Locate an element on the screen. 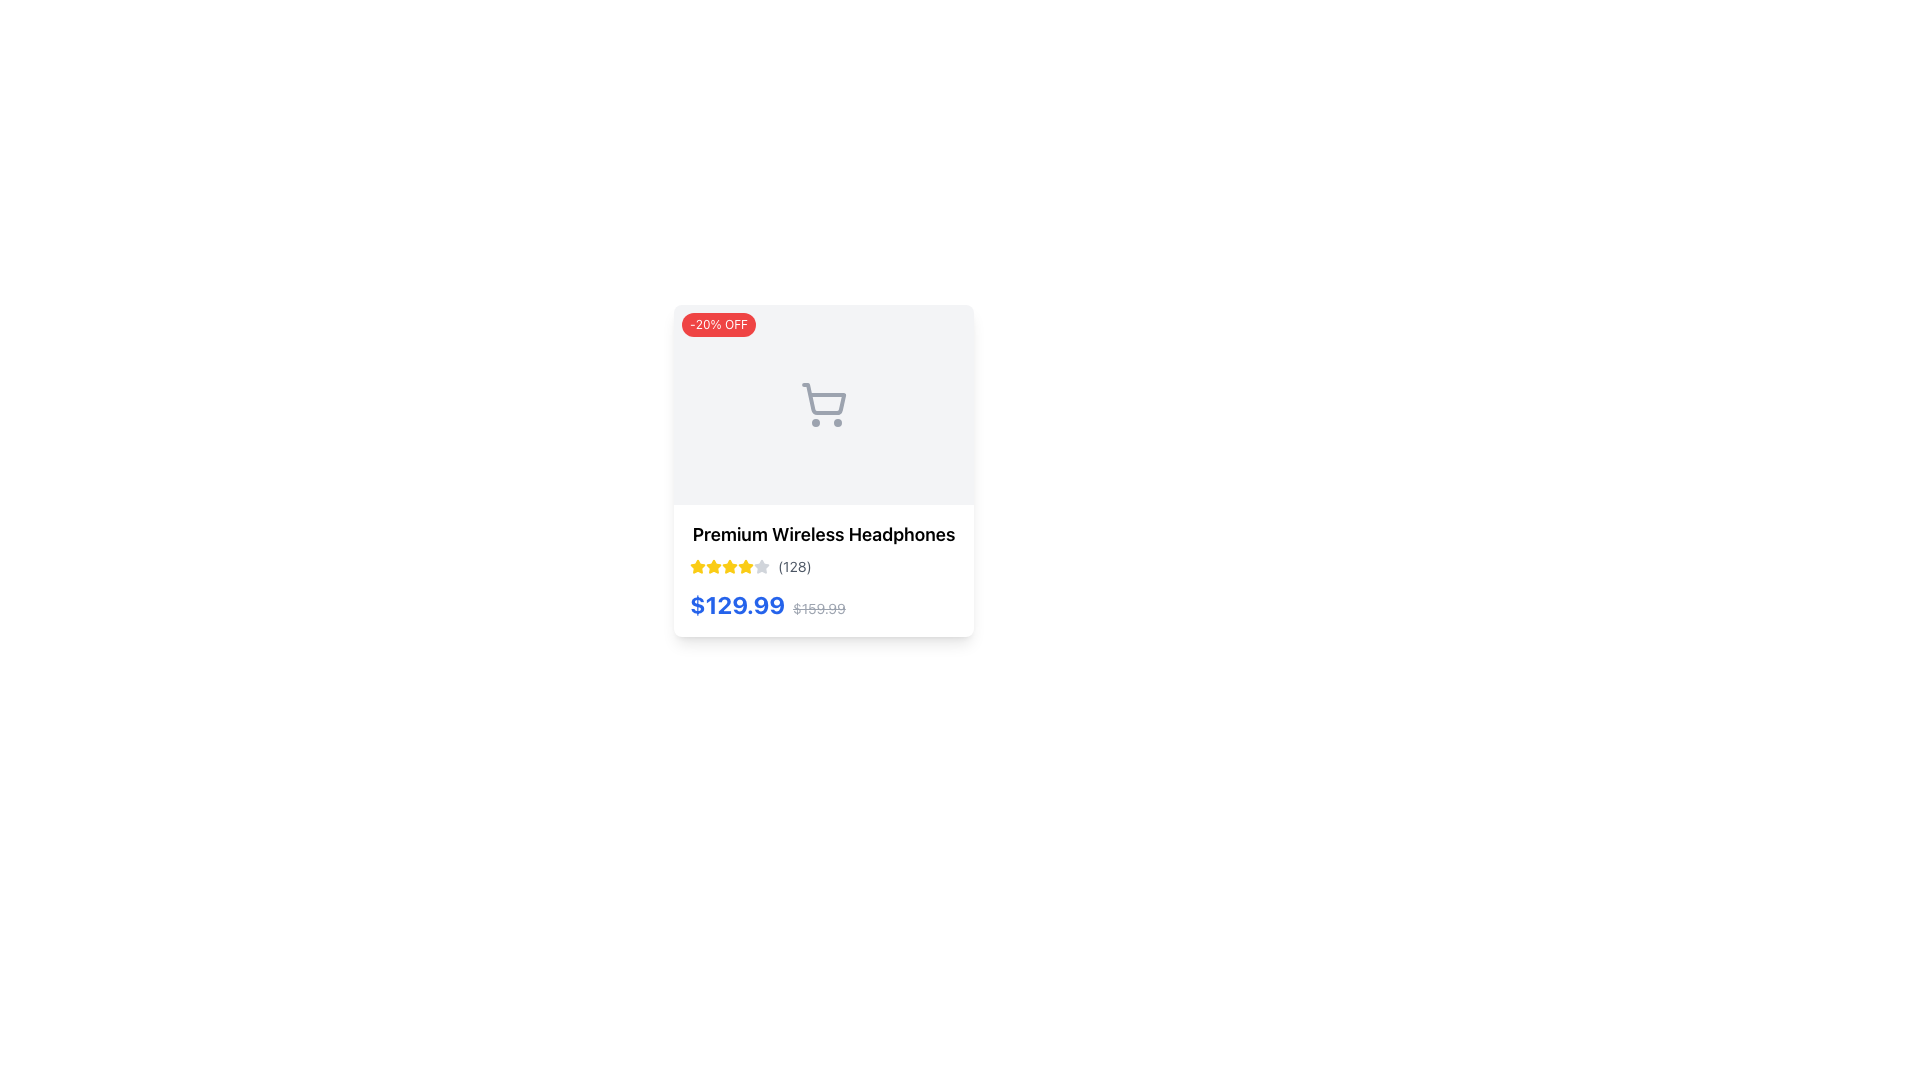 The height and width of the screenshot is (1080, 1920). the yellow star icon in the rating system to interact with it is located at coordinates (697, 567).